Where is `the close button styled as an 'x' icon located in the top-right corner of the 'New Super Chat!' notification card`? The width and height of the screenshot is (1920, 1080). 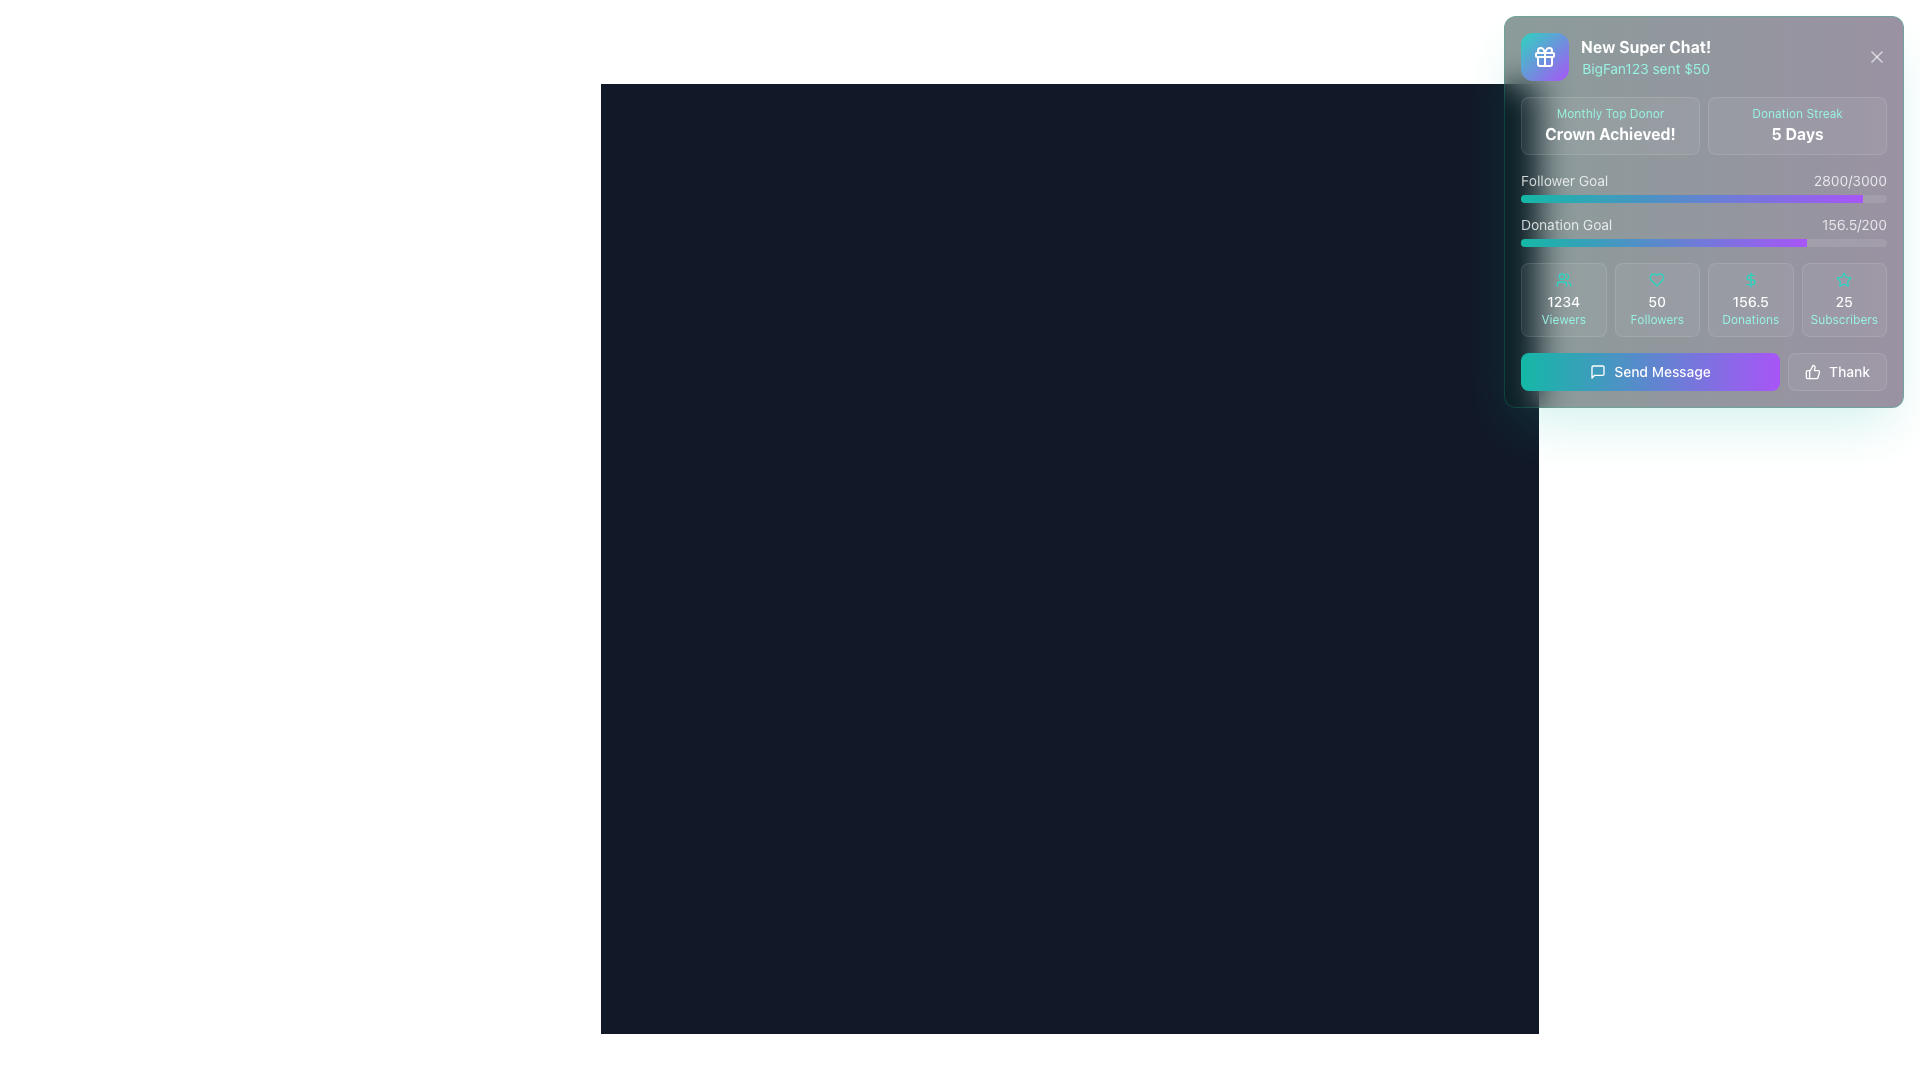
the close button styled as an 'x' icon located in the top-right corner of the 'New Super Chat!' notification card is located at coordinates (1875, 56).